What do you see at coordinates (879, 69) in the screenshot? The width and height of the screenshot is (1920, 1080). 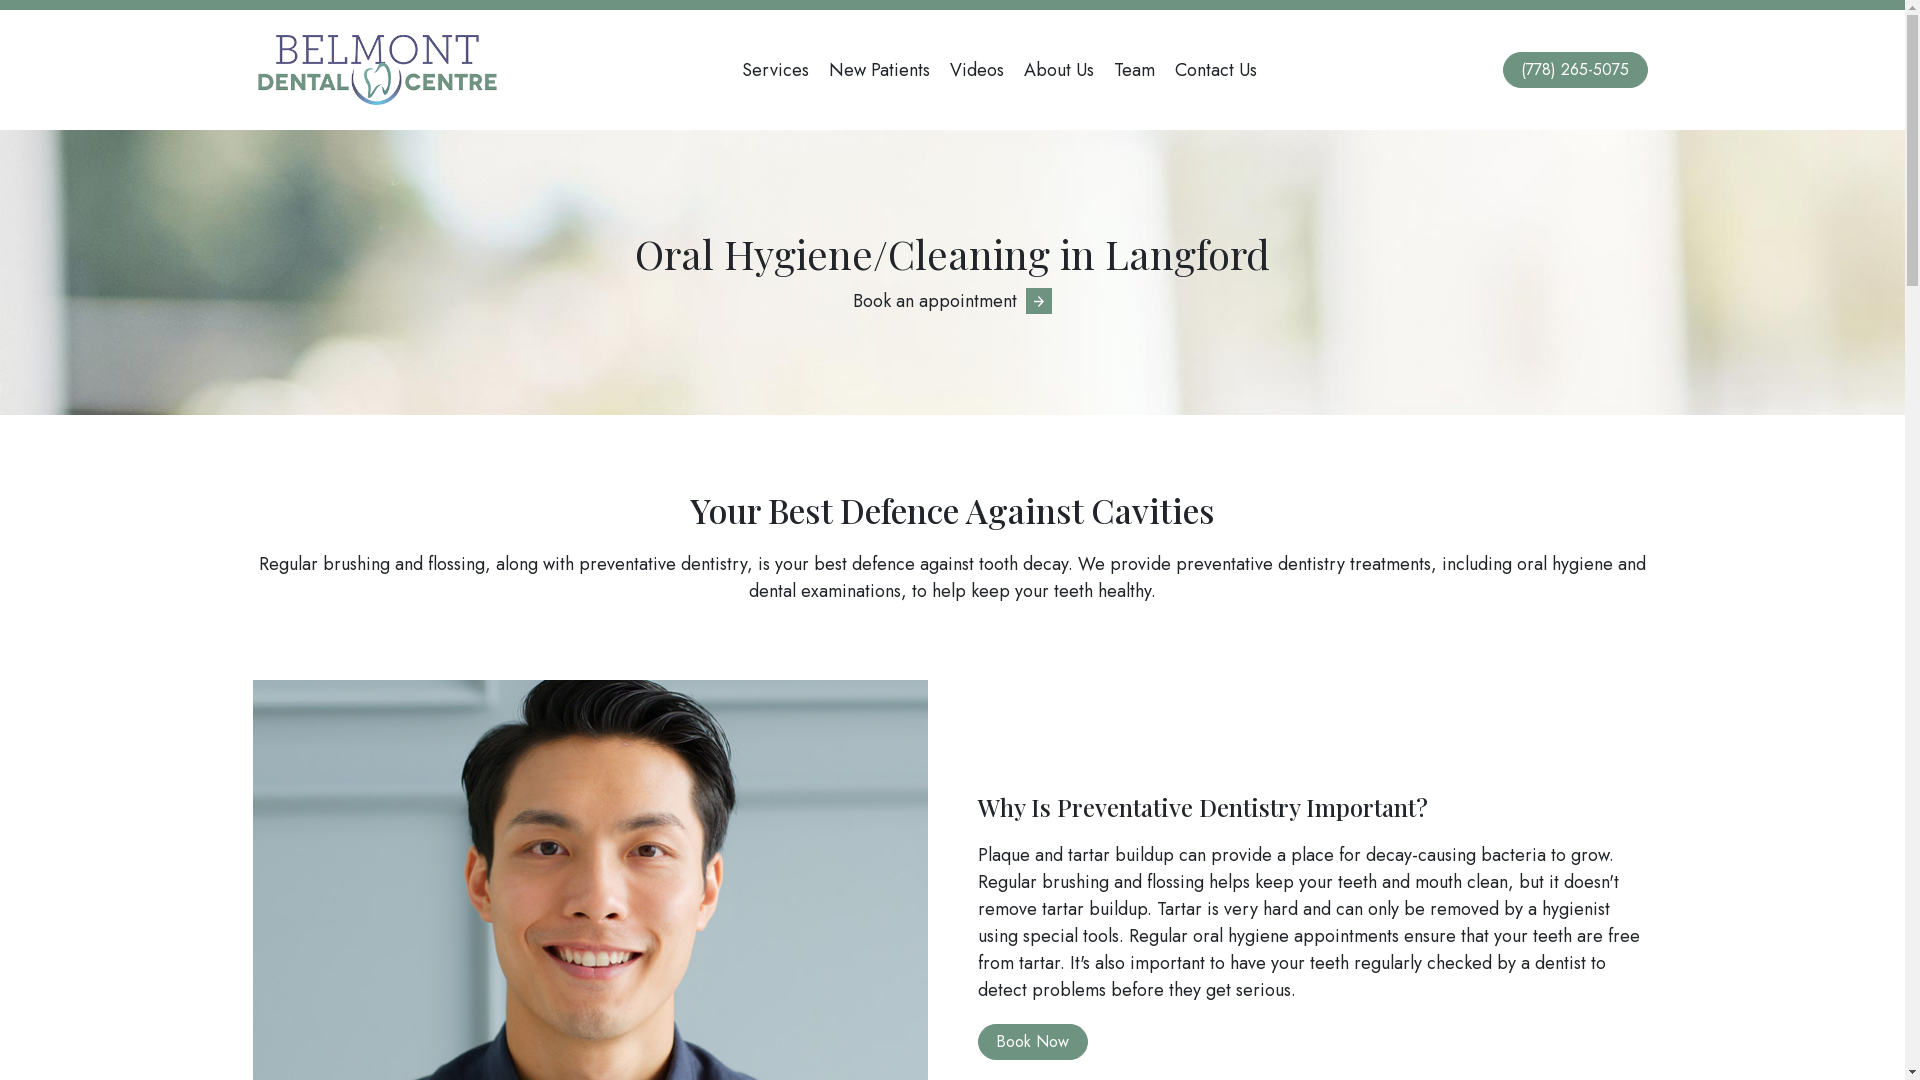 I see `'New Patients'` at bounding box center [879, 69].